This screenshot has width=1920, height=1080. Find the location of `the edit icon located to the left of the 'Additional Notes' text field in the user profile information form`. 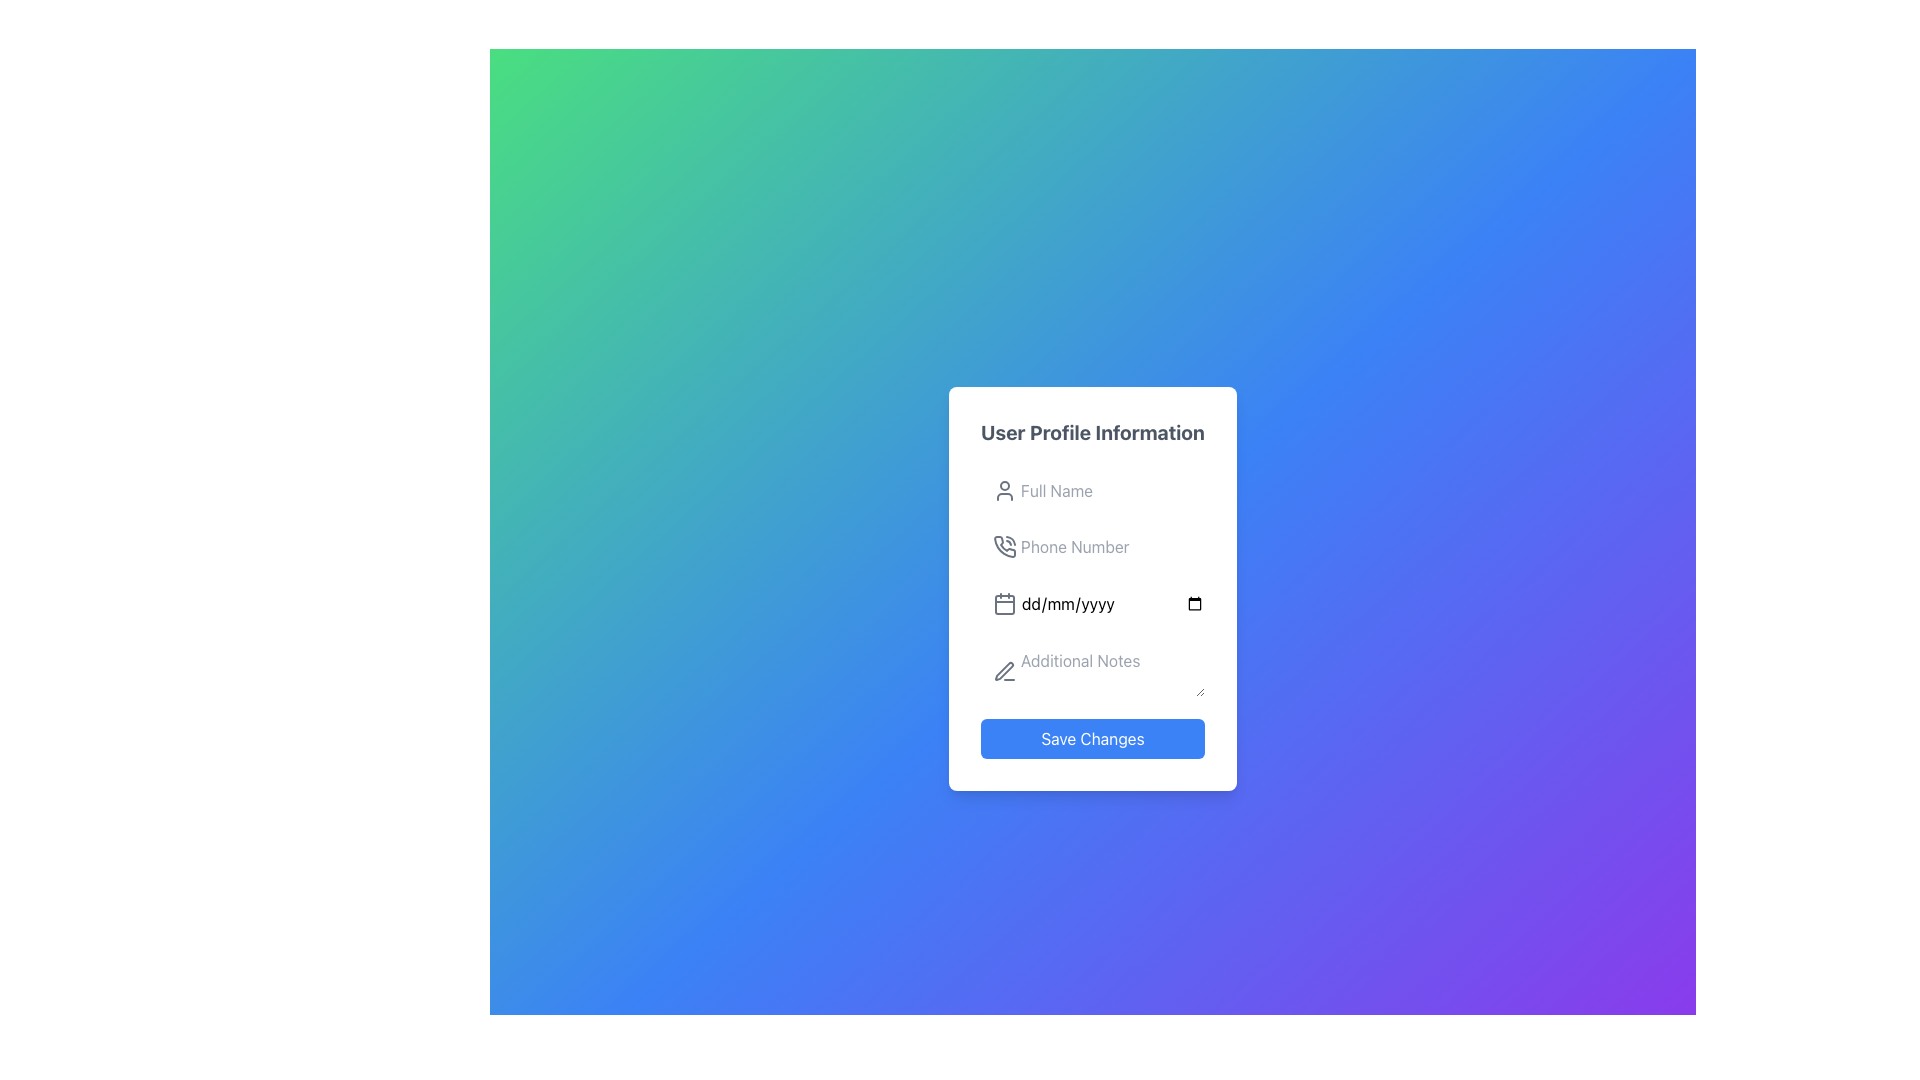

the edit icon located to the left of the 'Additional Notes' text field in the user profile information form is located at coordinates (1004, 671).